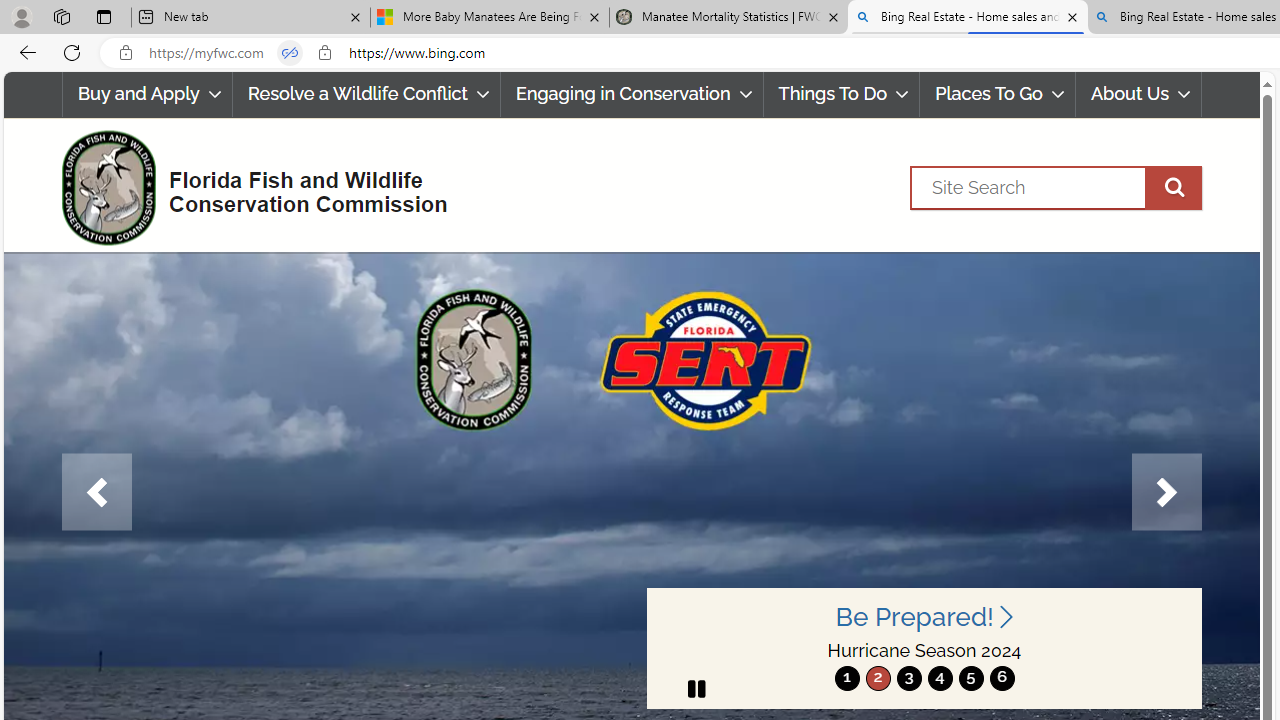 This screenshot has height=720, width=1280. I want to click on '6', so click(1002, 677).